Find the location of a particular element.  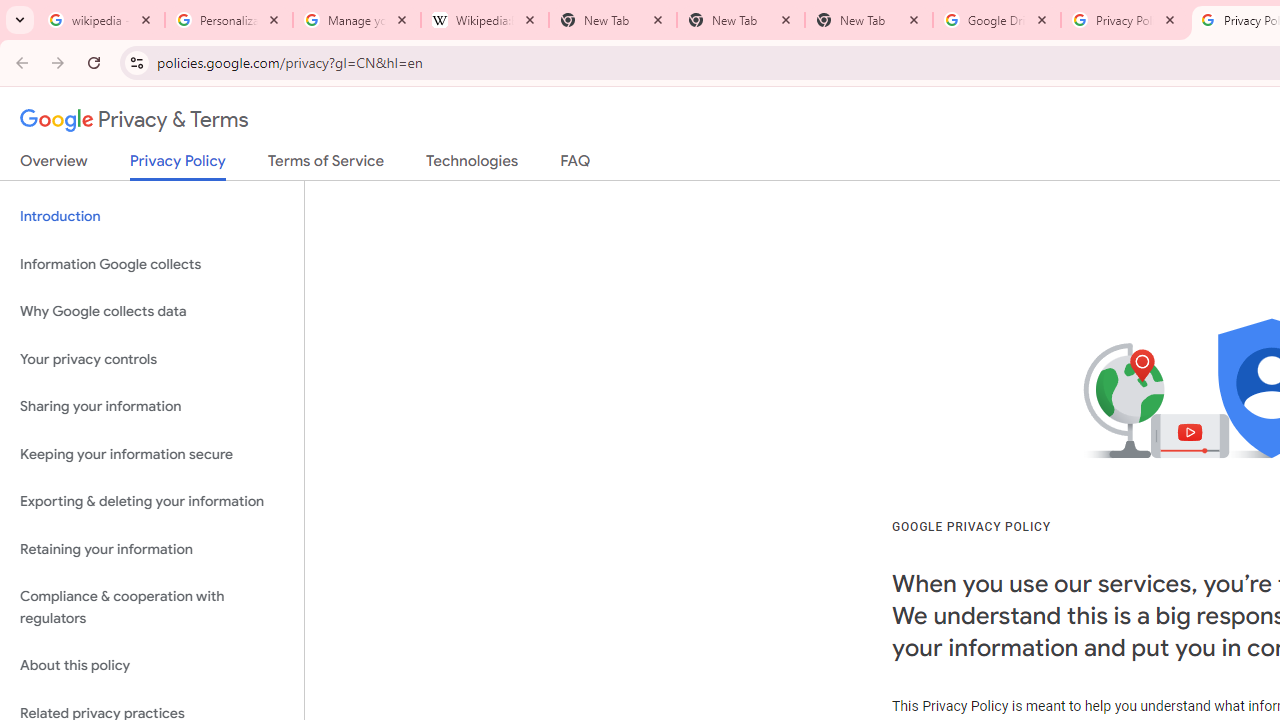

'Why Google collects data' is located at coordinates (151, 312).